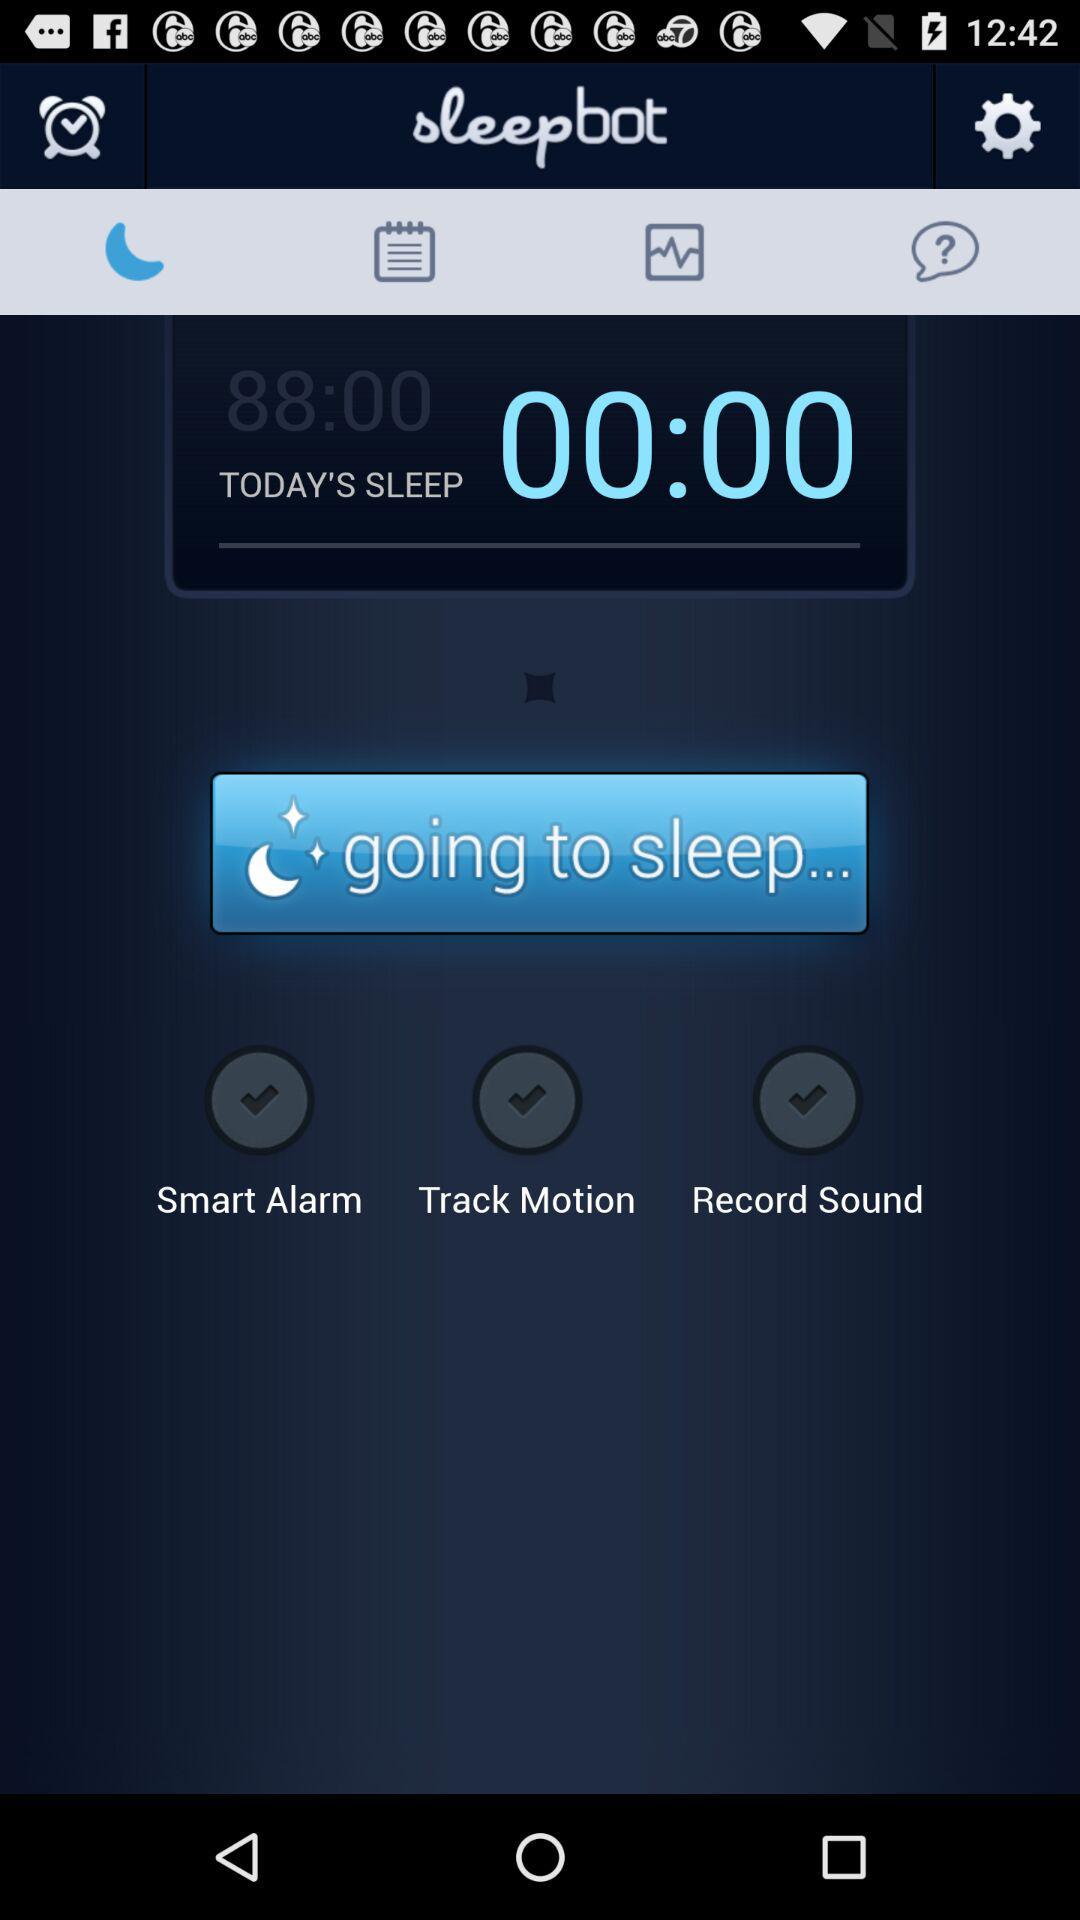 This screenshot has height=1920, width=1080. What do you see at coordinates (356, 483) in the screenshot?
I see `the item next to the 00:` at bounding box center [356, 483].